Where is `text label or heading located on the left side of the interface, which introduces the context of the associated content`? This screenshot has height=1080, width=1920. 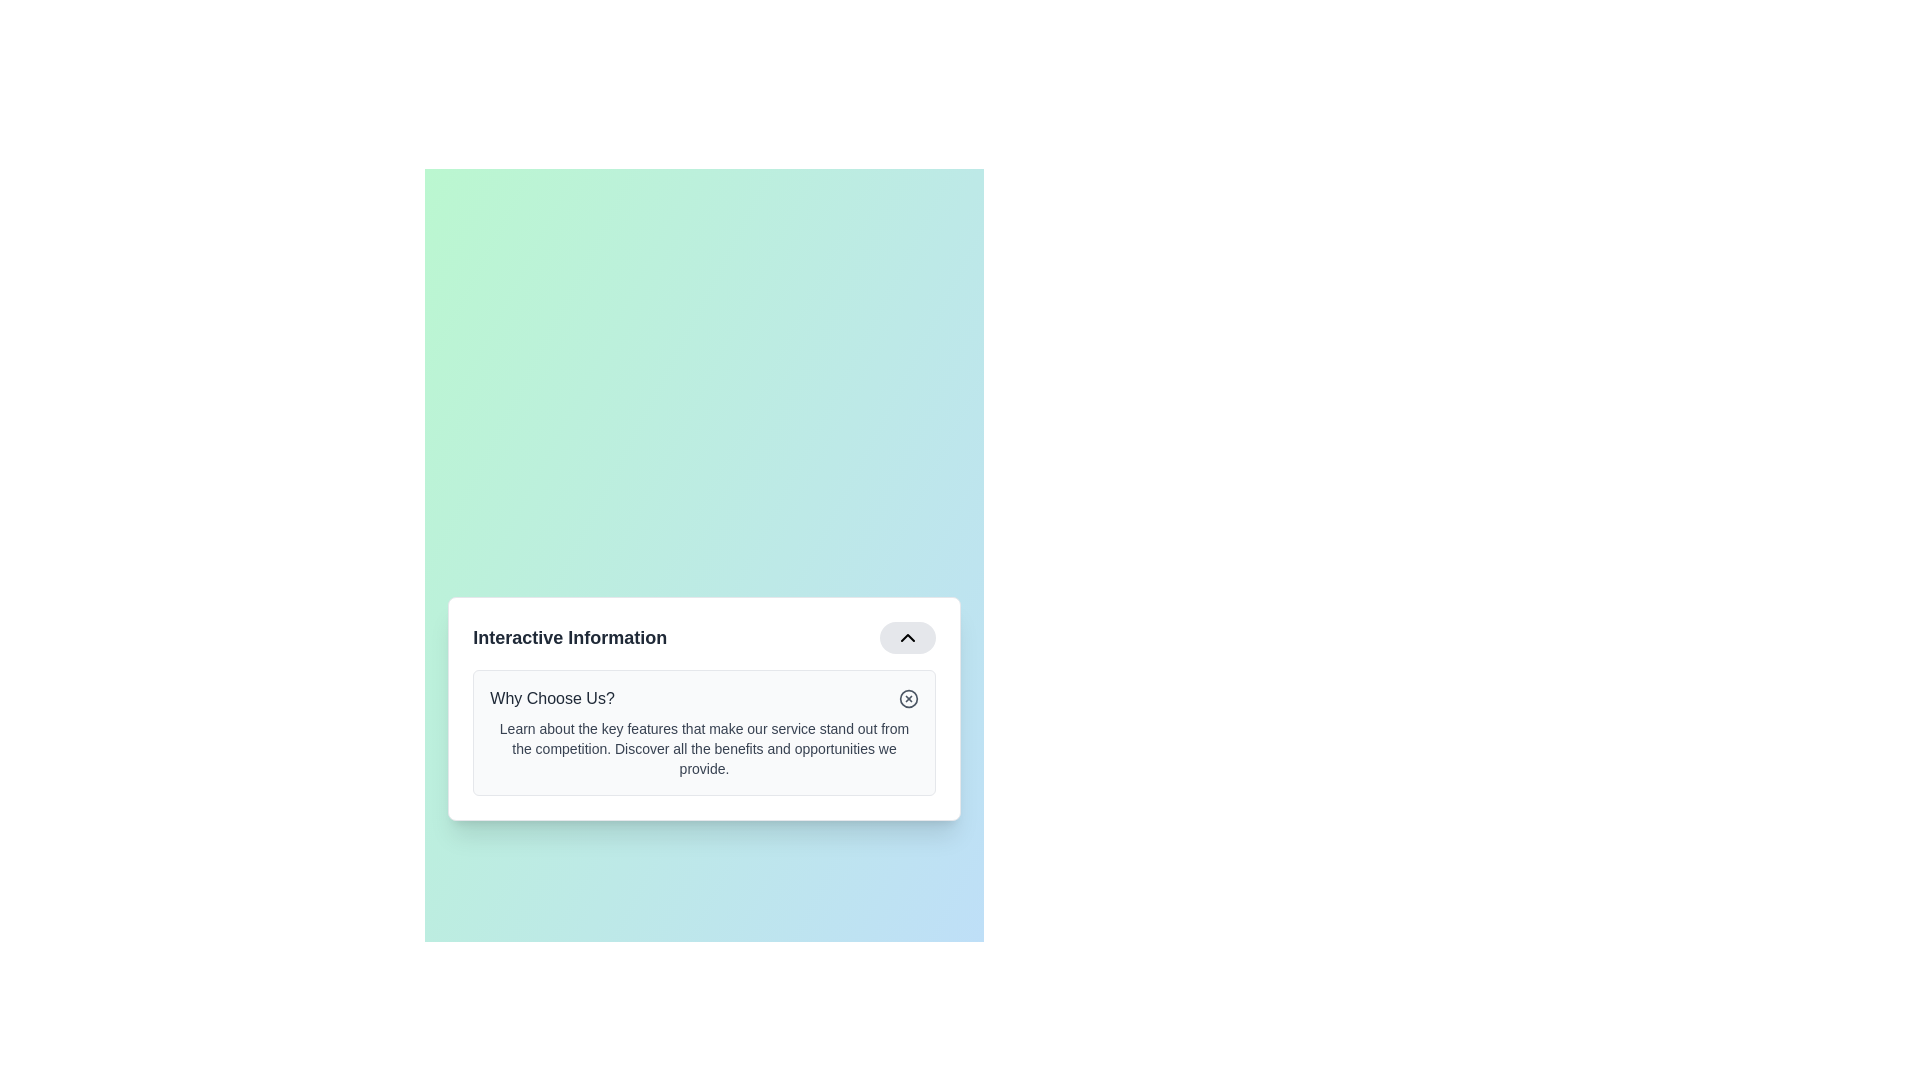
text label or heading located on the left side of the interface, which introduces the context of the associated content is located at coordinates (569, 637).